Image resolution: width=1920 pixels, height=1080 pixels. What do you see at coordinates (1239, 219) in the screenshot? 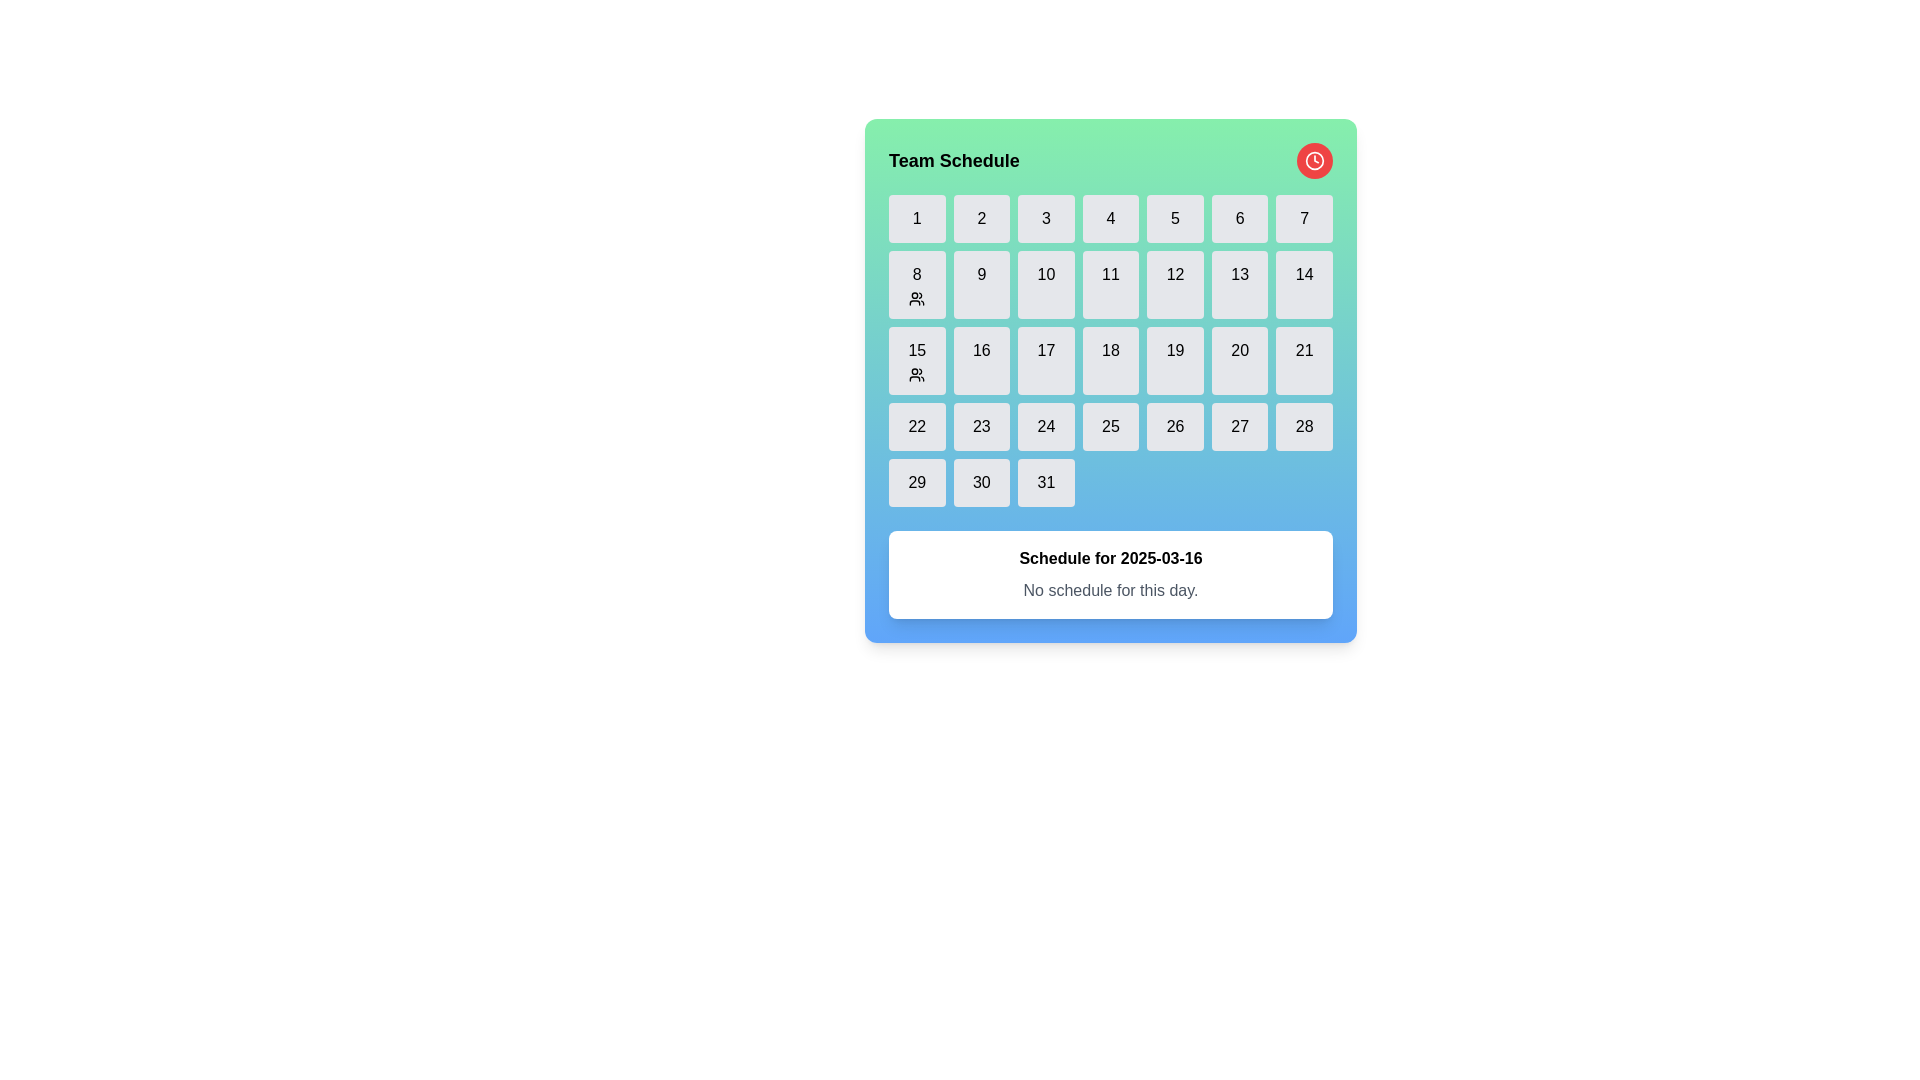
I see `the button representing the sixth day in the 'Team Schedule' calendar view` at bounding box center [1239, 219].